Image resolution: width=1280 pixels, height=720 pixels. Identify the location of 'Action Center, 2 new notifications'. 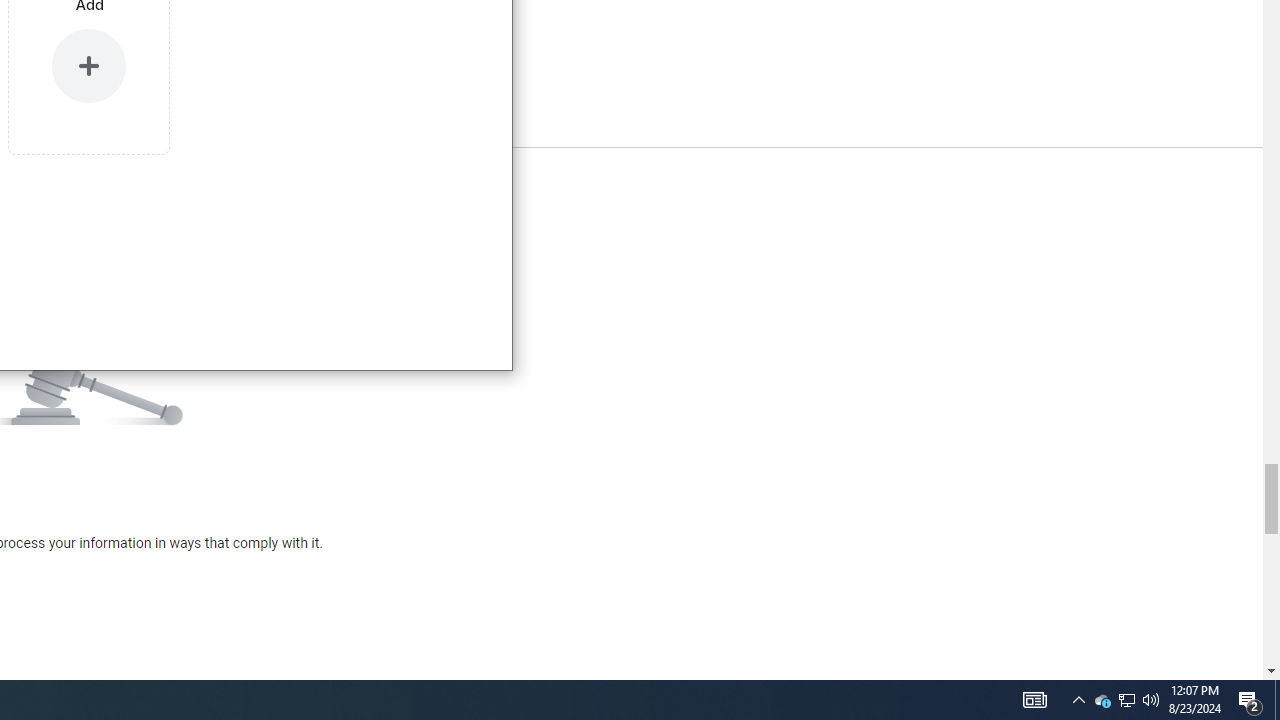
(1276, 698).